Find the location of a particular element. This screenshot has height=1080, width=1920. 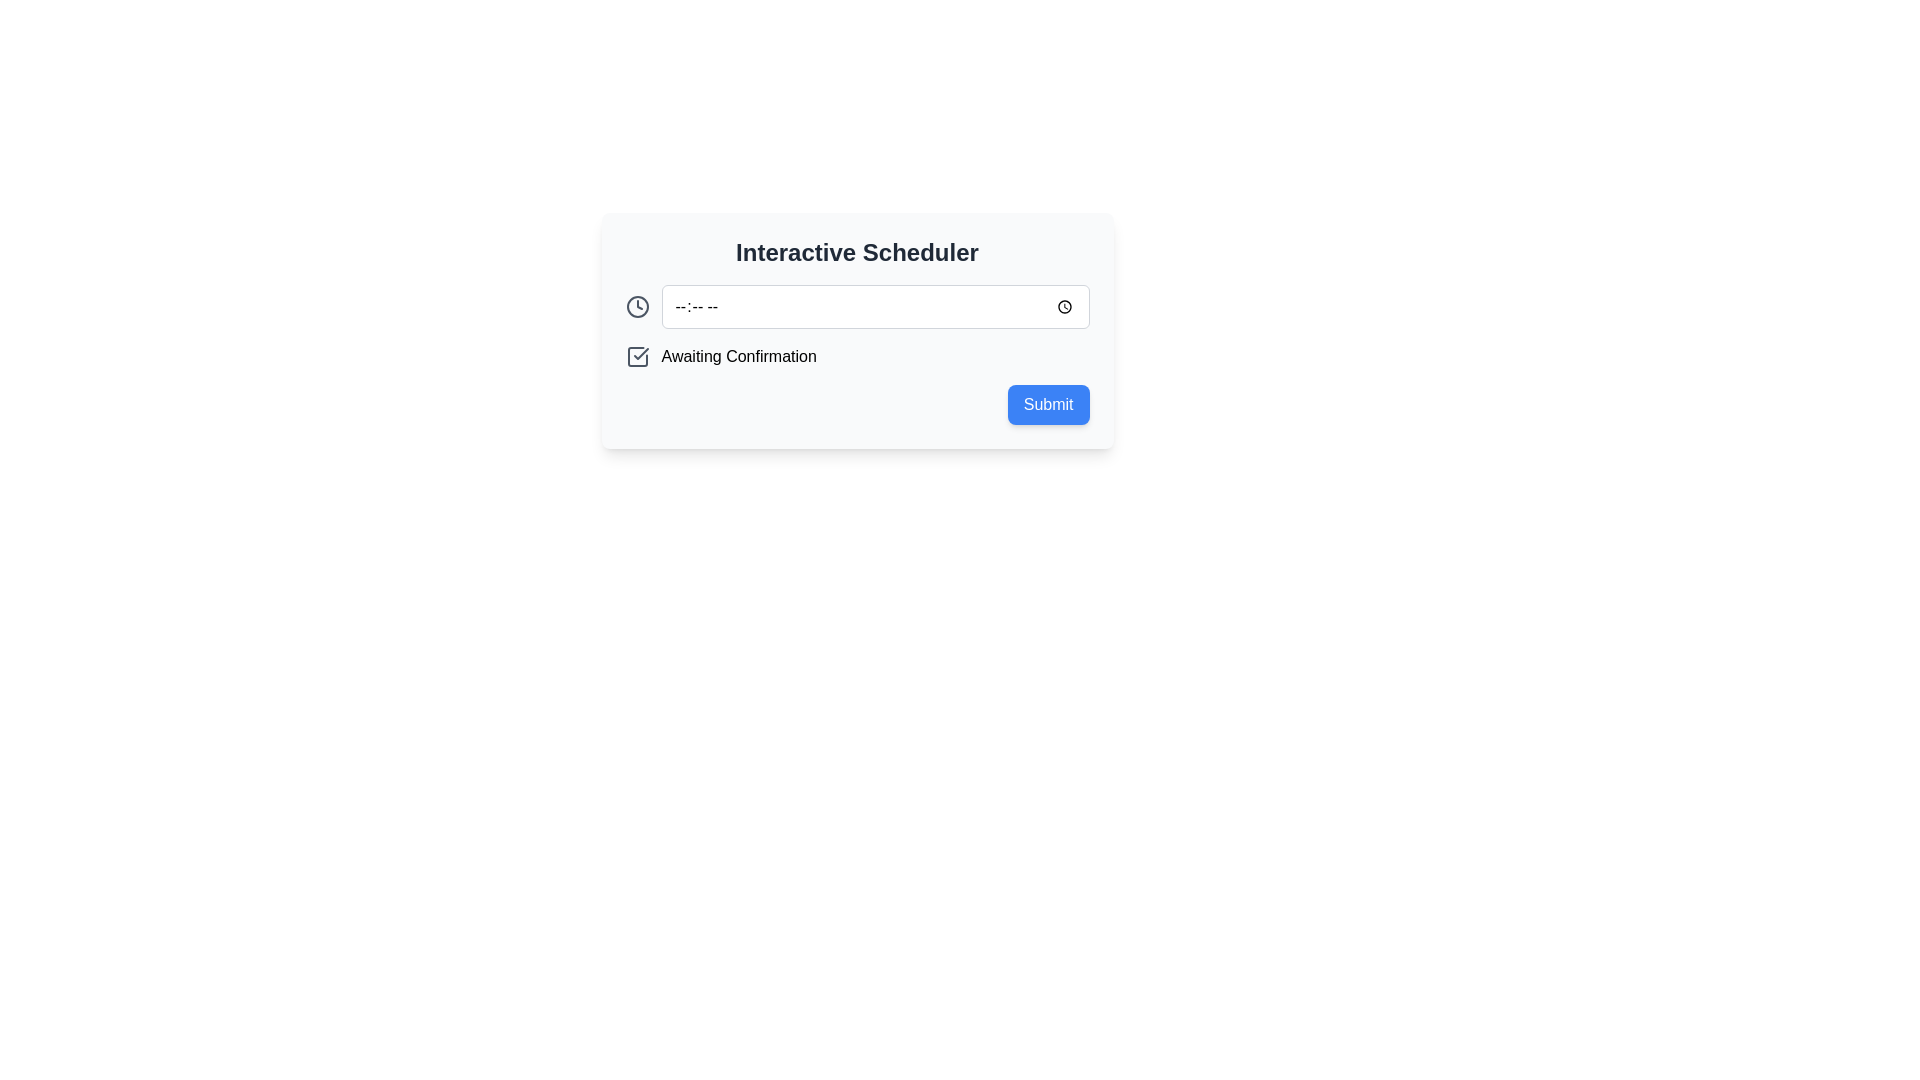

the checkmark icon, which is a minimalist tick mark located below the text field and aligned with the 'Awaiting Confirmation' label is located at coordinates (641, 353).